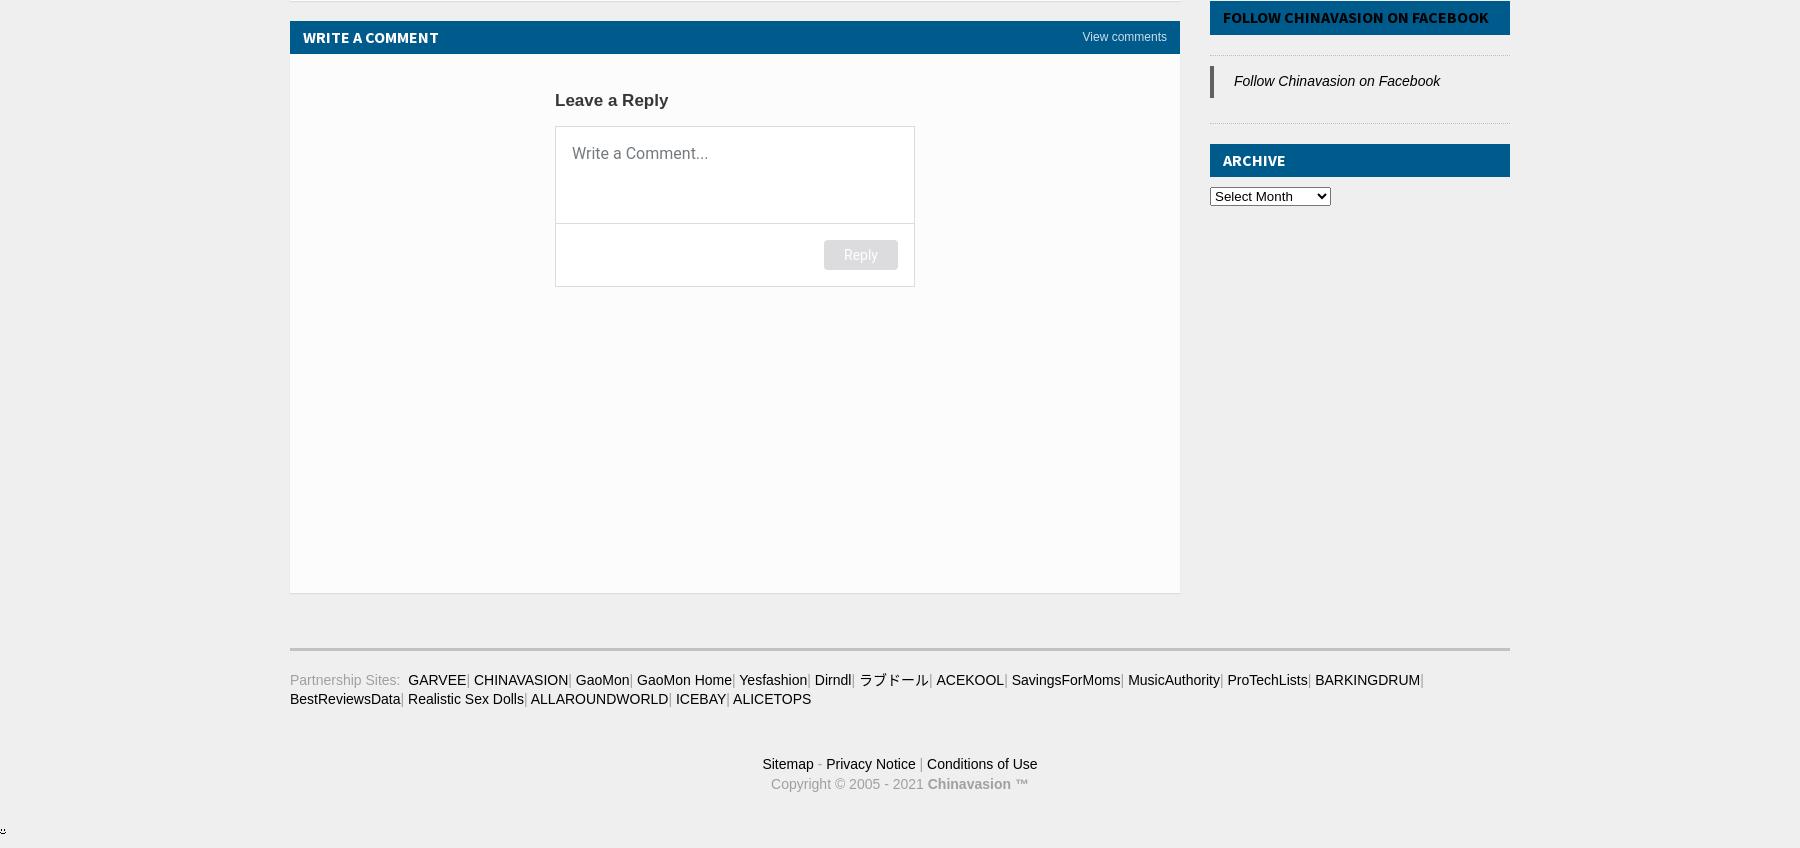  I want to click on '-', so click(819, 762).